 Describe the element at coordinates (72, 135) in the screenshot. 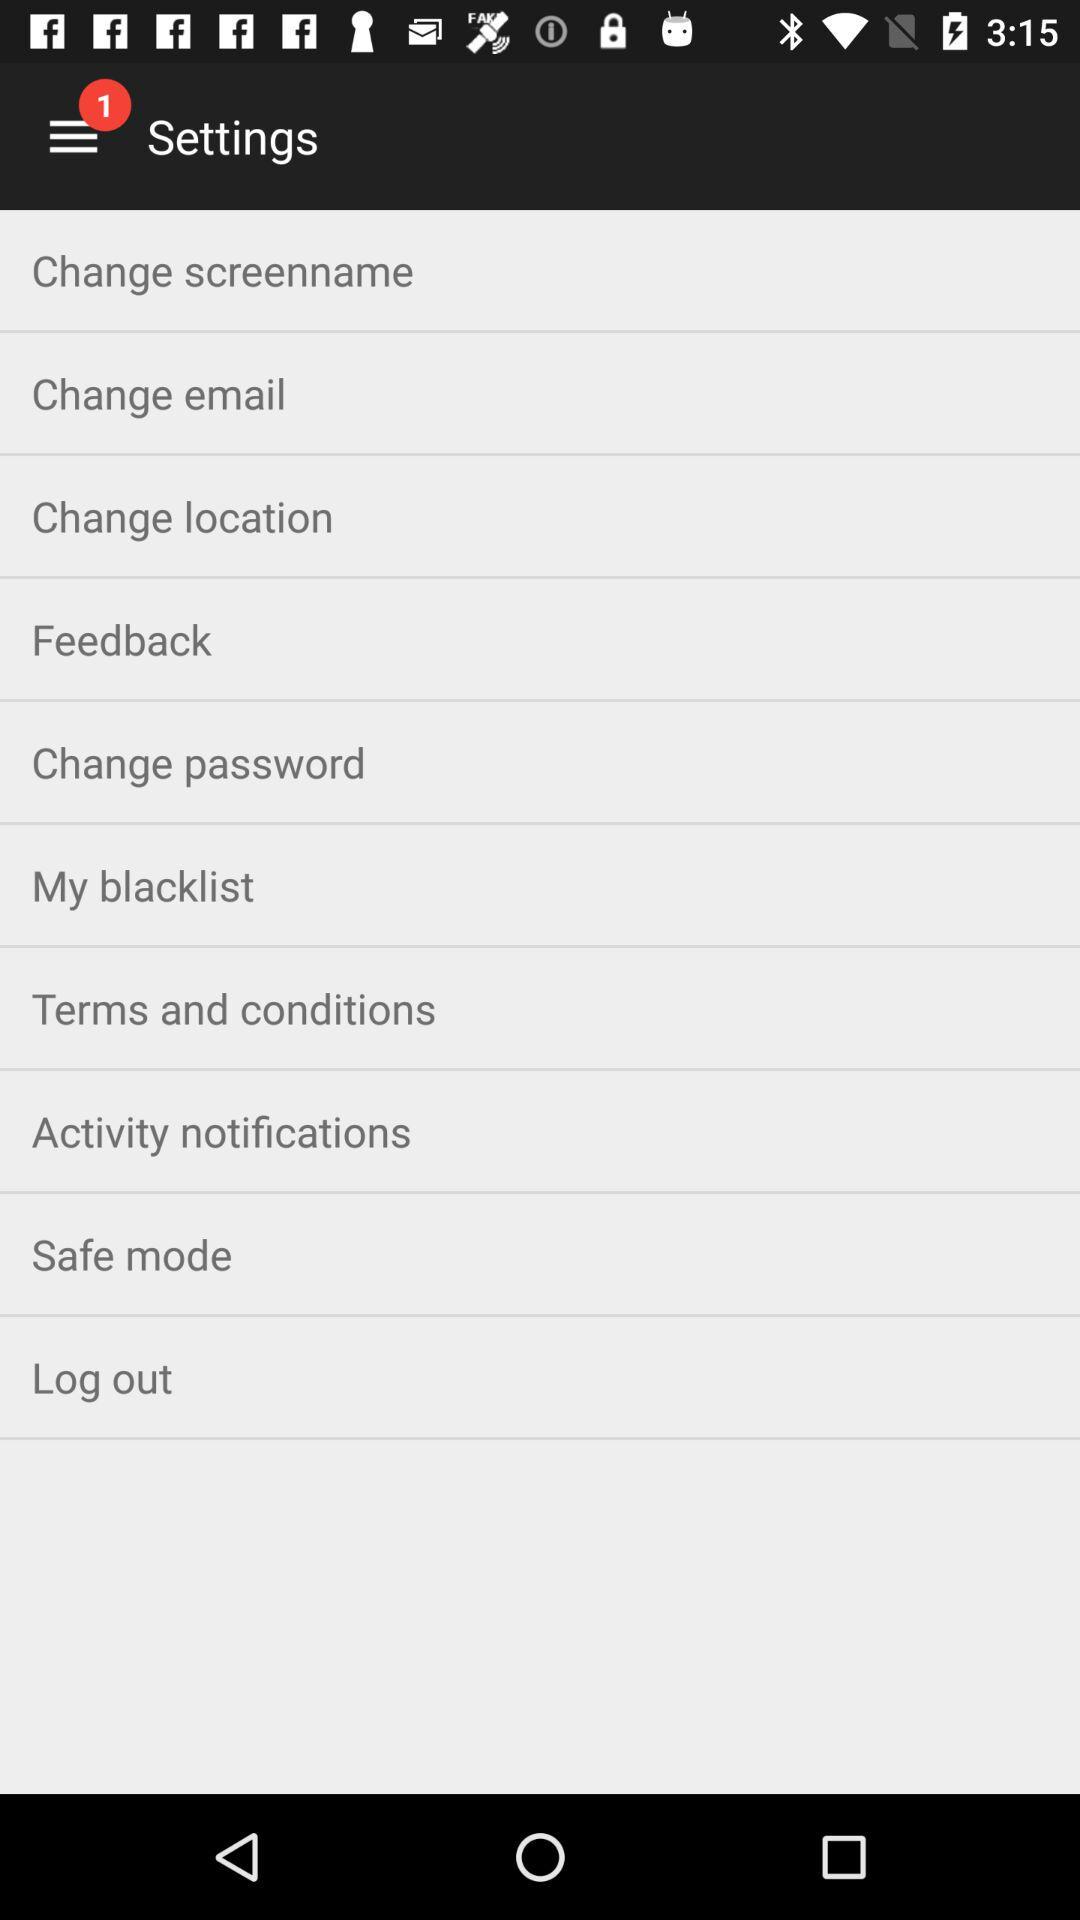

I see `main menu` at that location.